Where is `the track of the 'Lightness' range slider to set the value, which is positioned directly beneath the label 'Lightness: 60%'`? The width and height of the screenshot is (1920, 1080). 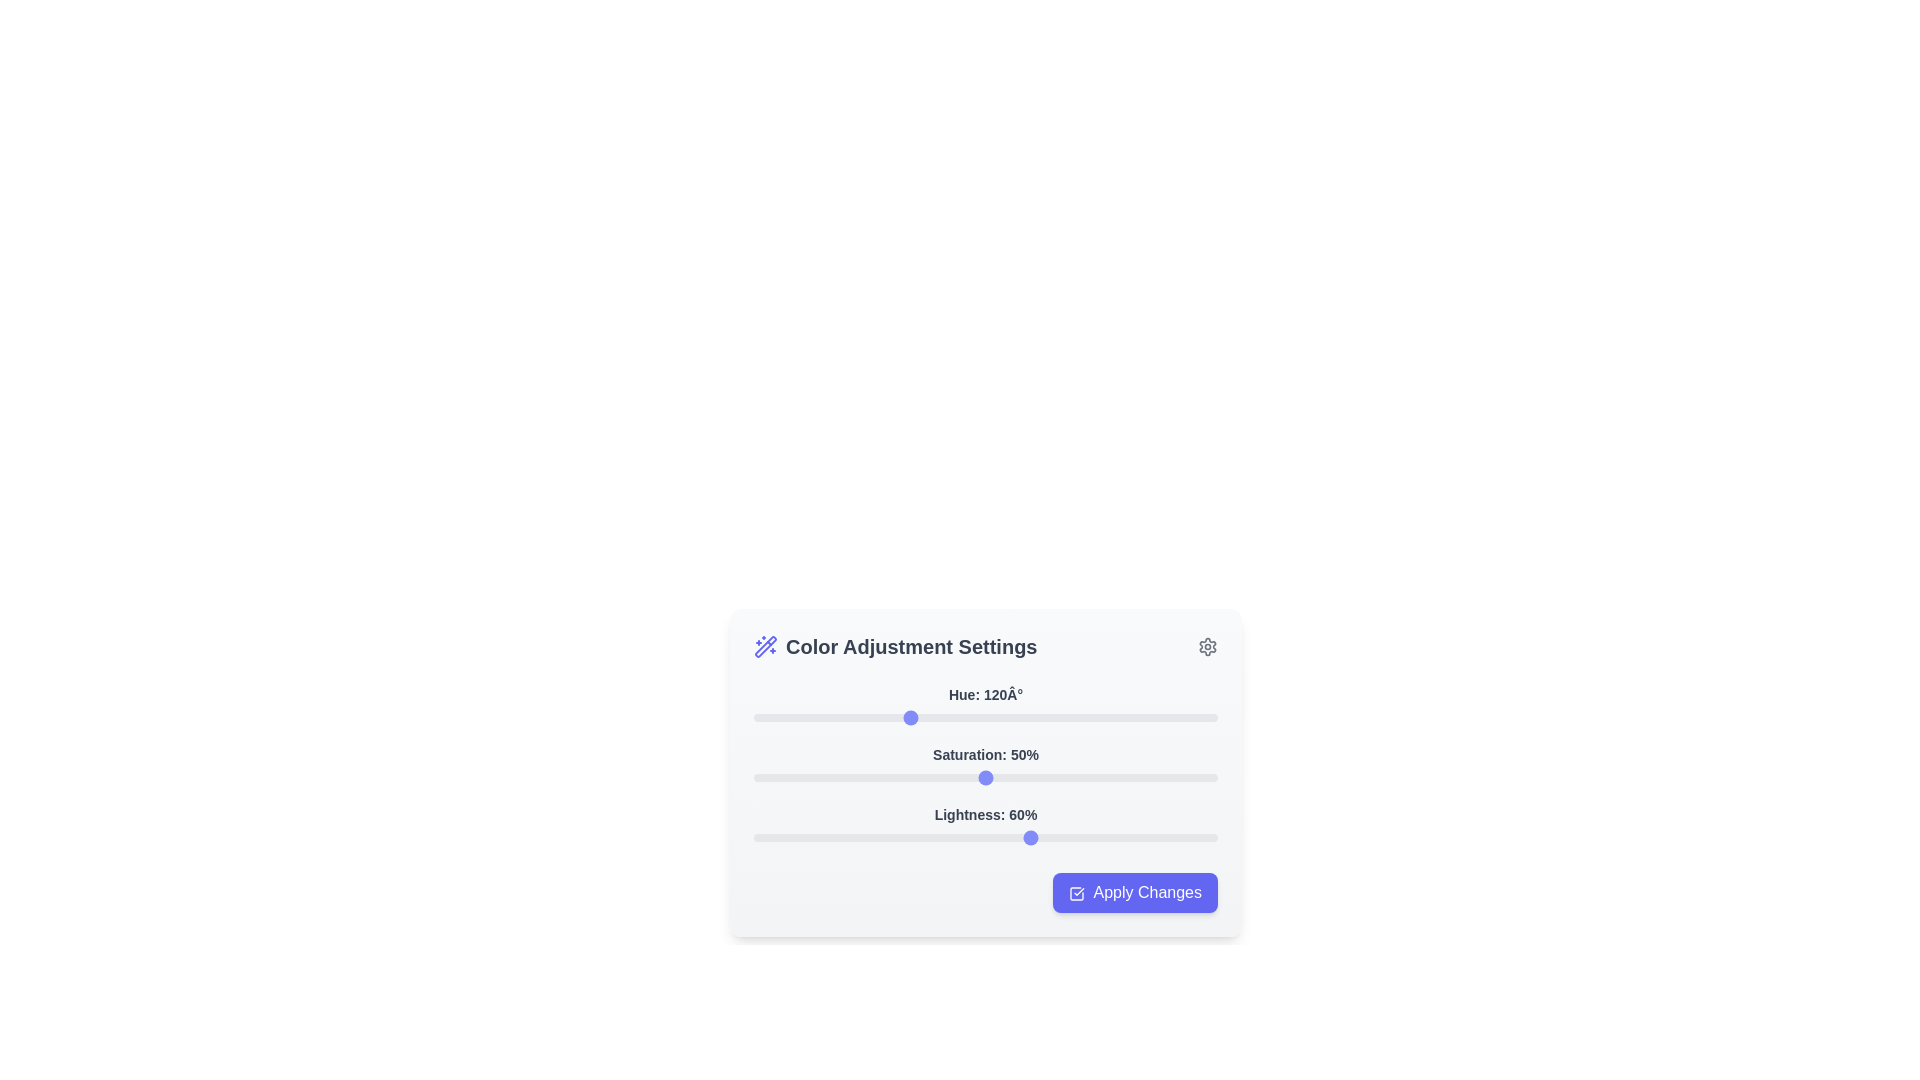 the track of the 'Lightness' range slider to set the value, which is positioned directly beneath the label 'Lightness: 60%' is located at coordinates (985, 837).